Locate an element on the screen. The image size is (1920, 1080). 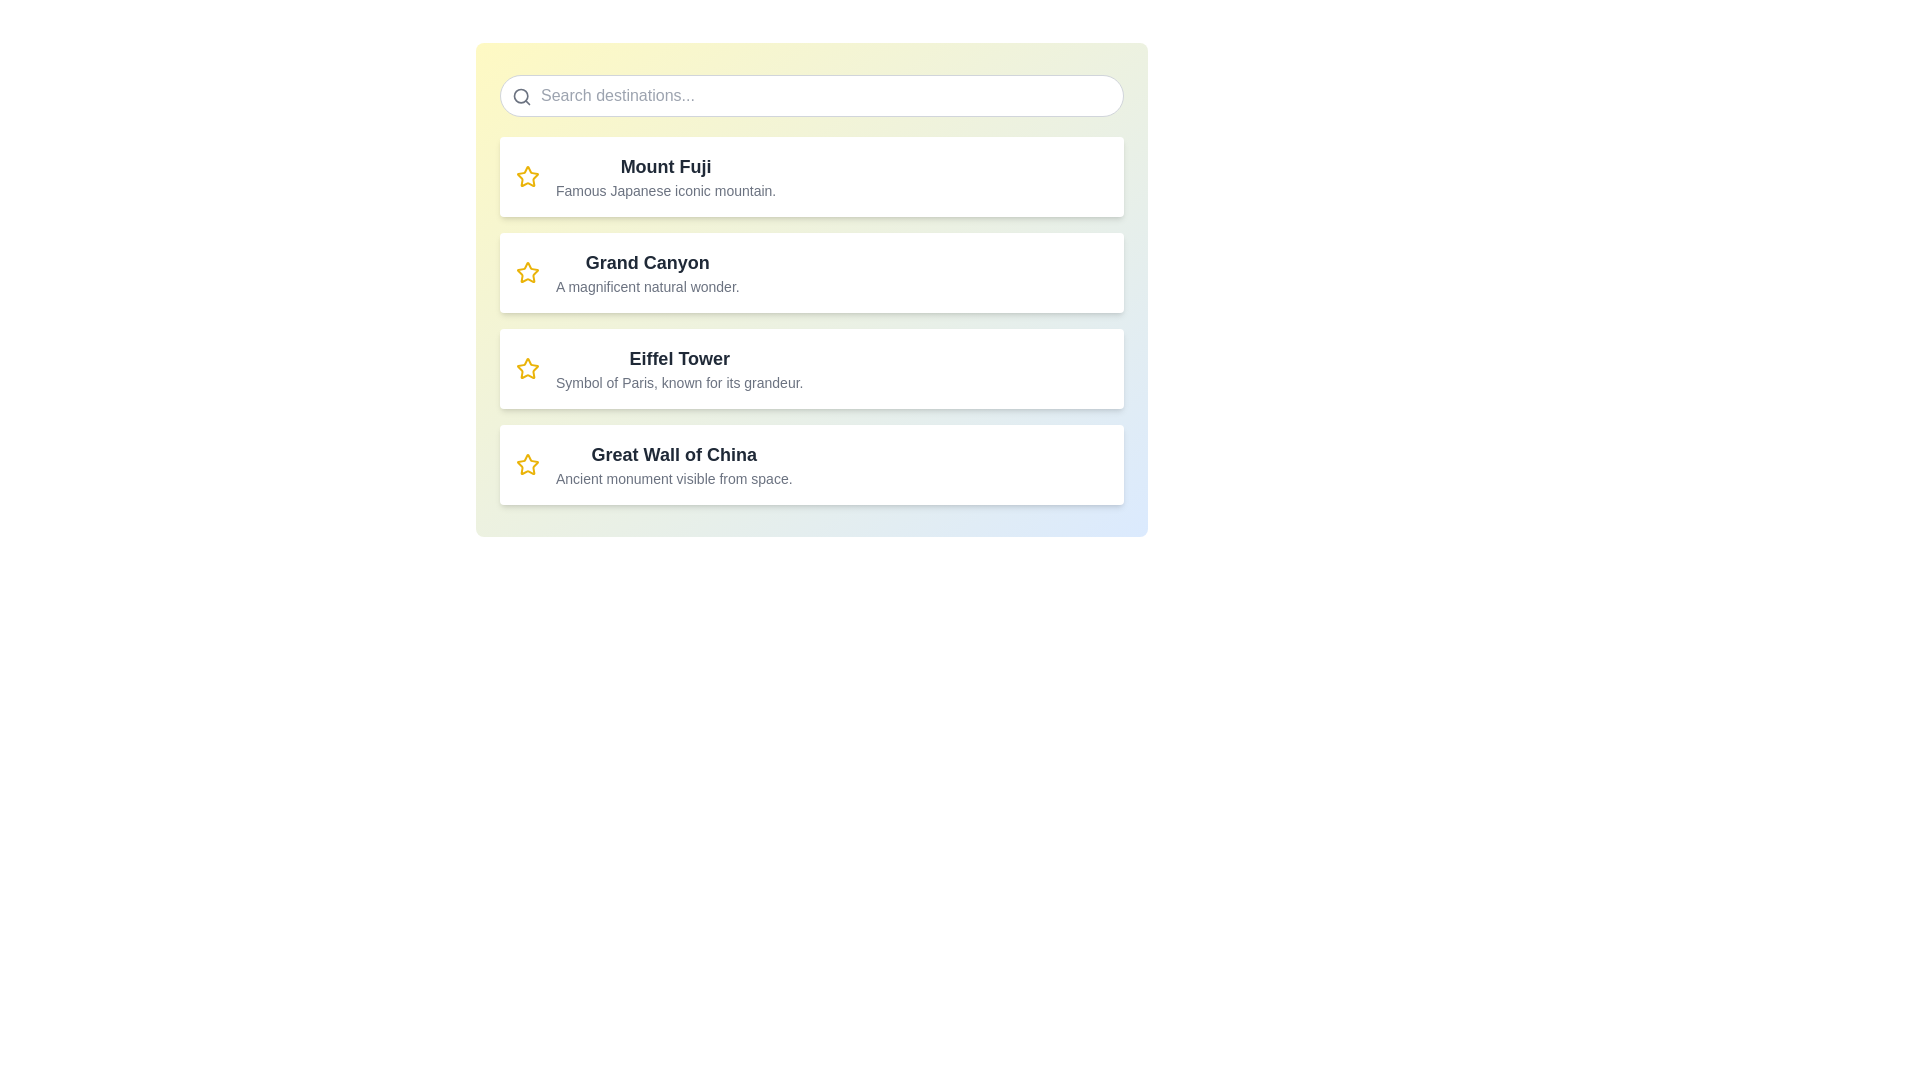
the static text label displaying 'Eiffel Tower', which serves as a heading for the destination and is positioned centrally above the description 'Symbol of Paris, known for its grandeur' is located at coordinates (679, 357).